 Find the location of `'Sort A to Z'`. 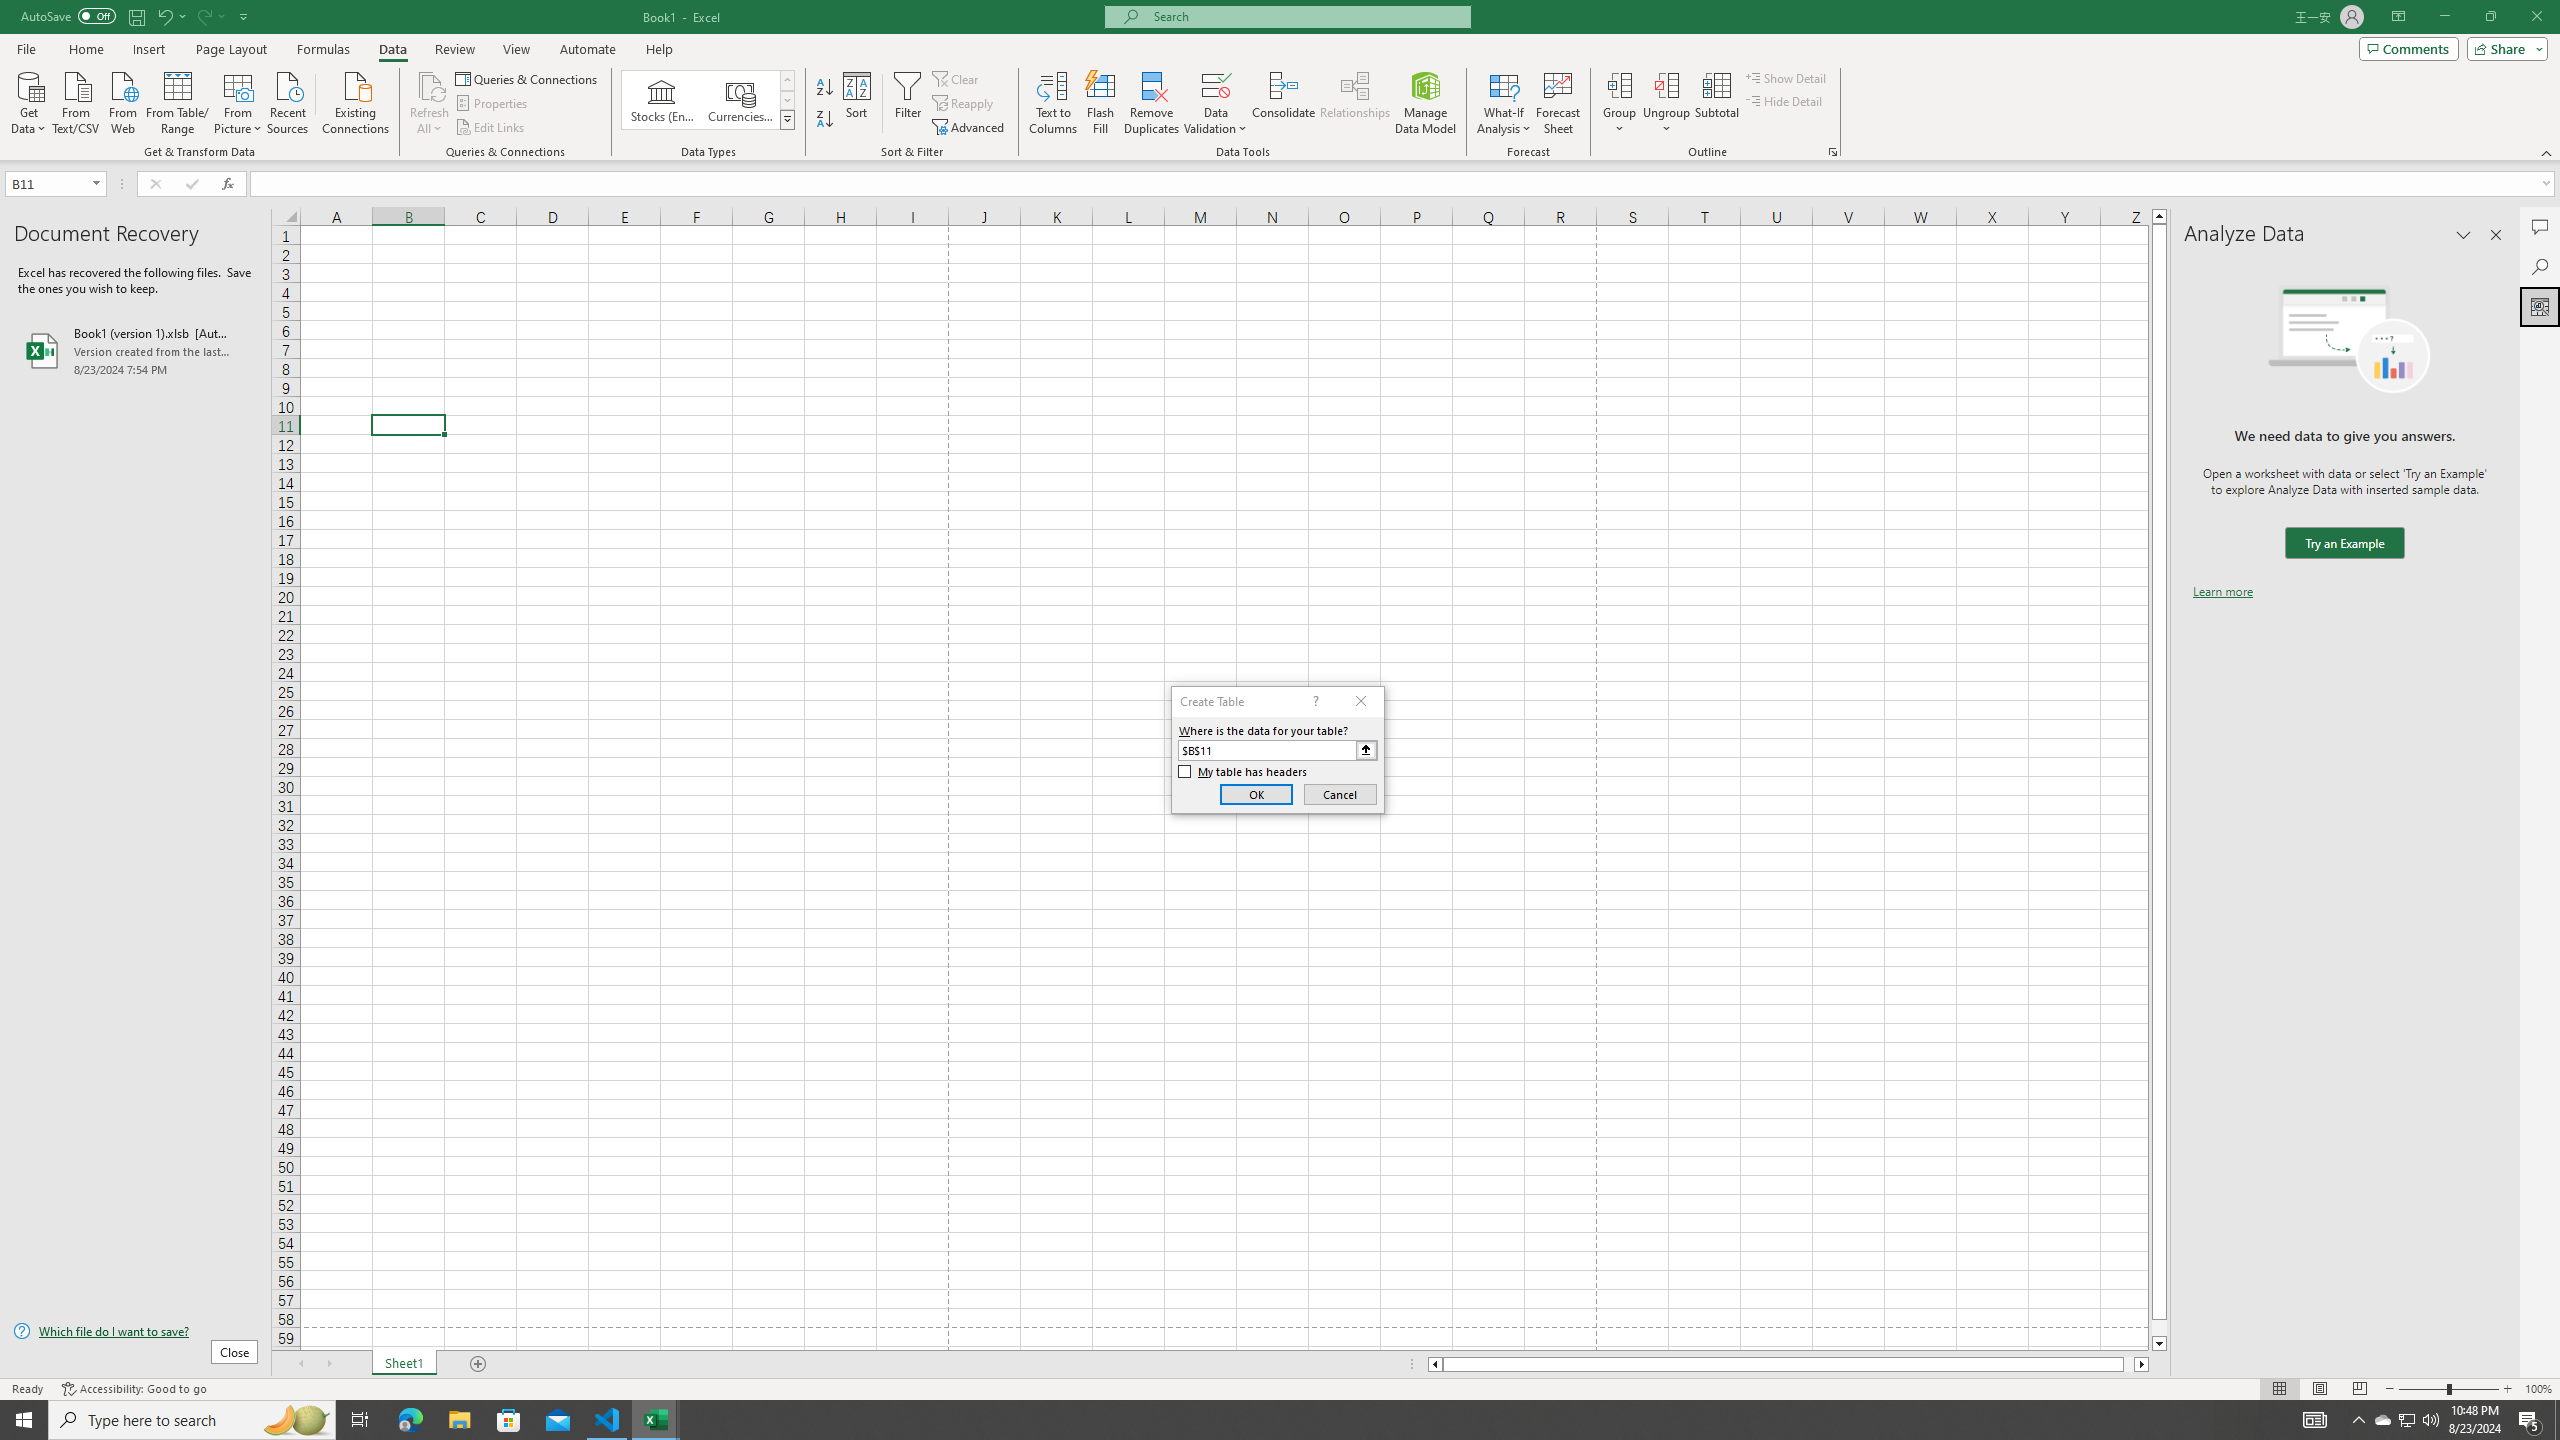

'Sort A to Z' is located at coordinates (824, 87).